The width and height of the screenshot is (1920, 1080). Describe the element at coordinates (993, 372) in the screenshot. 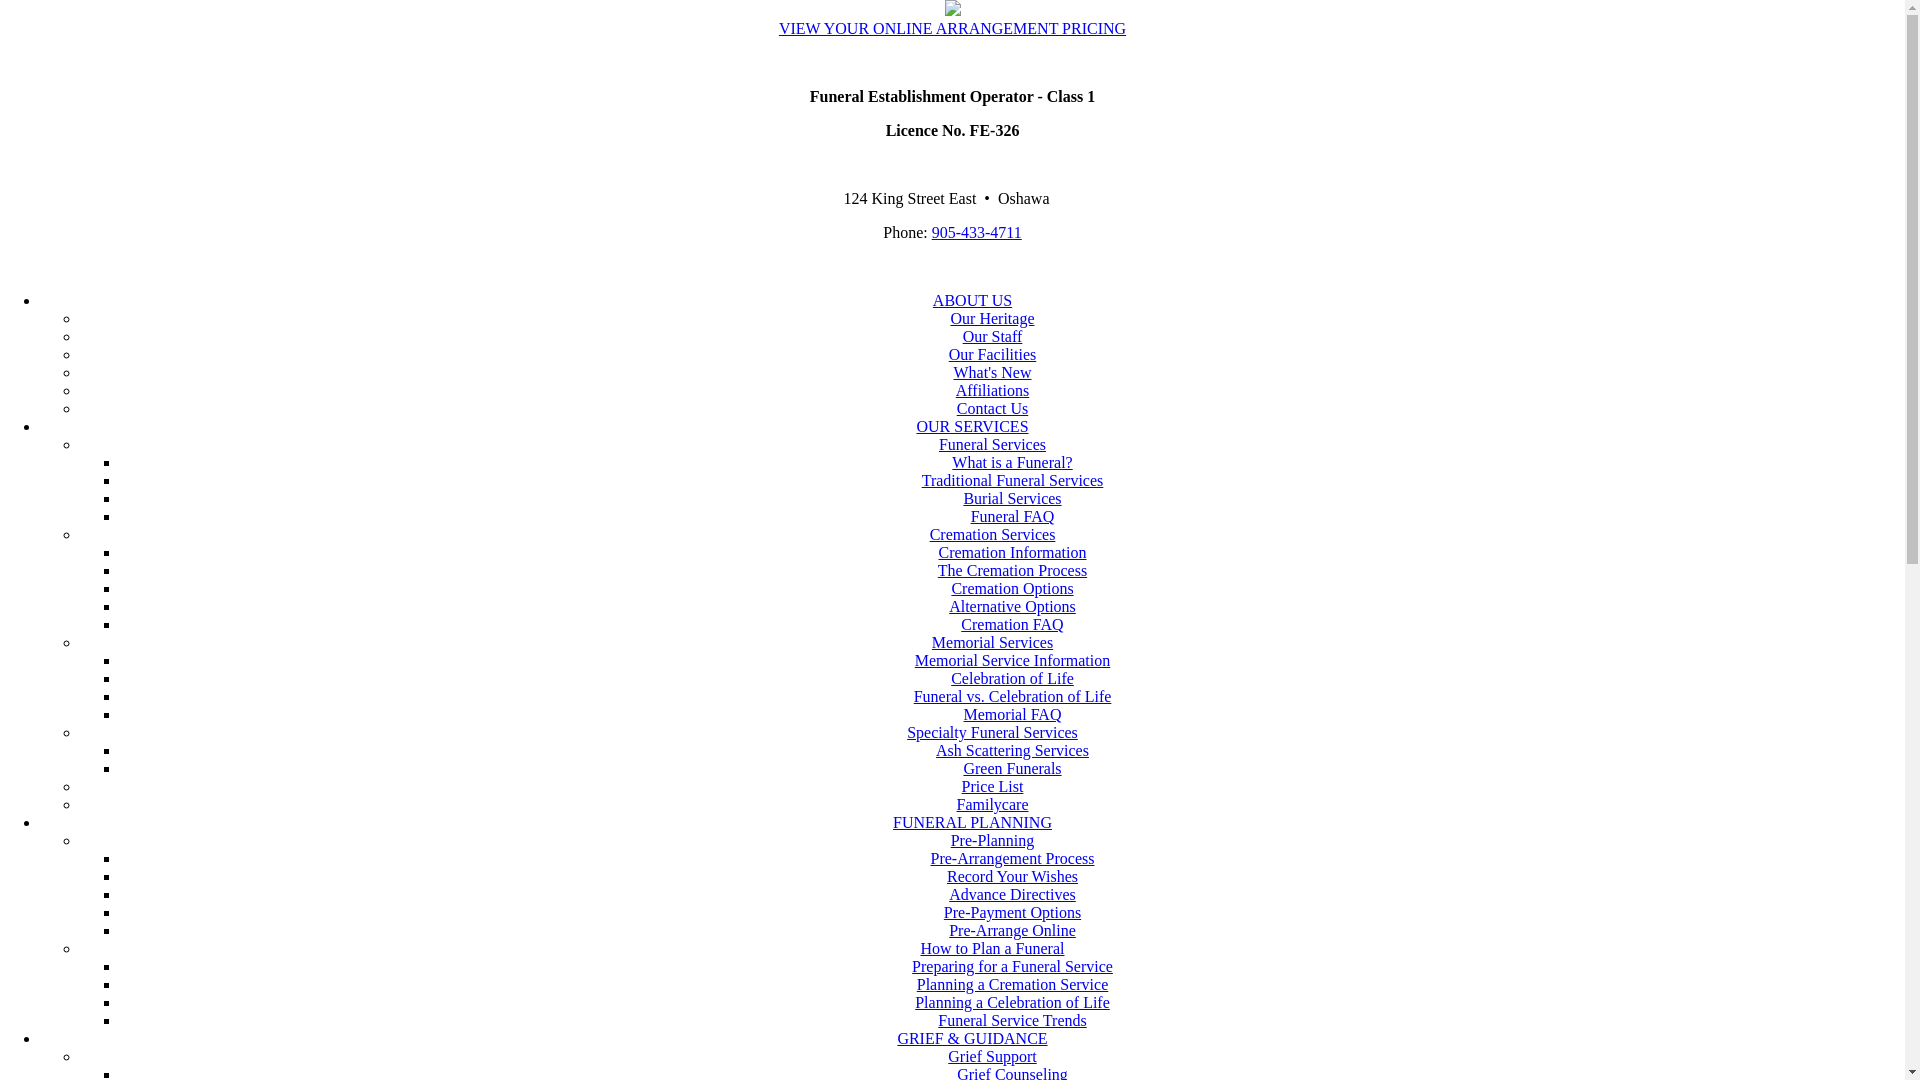

I see `'What's New'` at that location.